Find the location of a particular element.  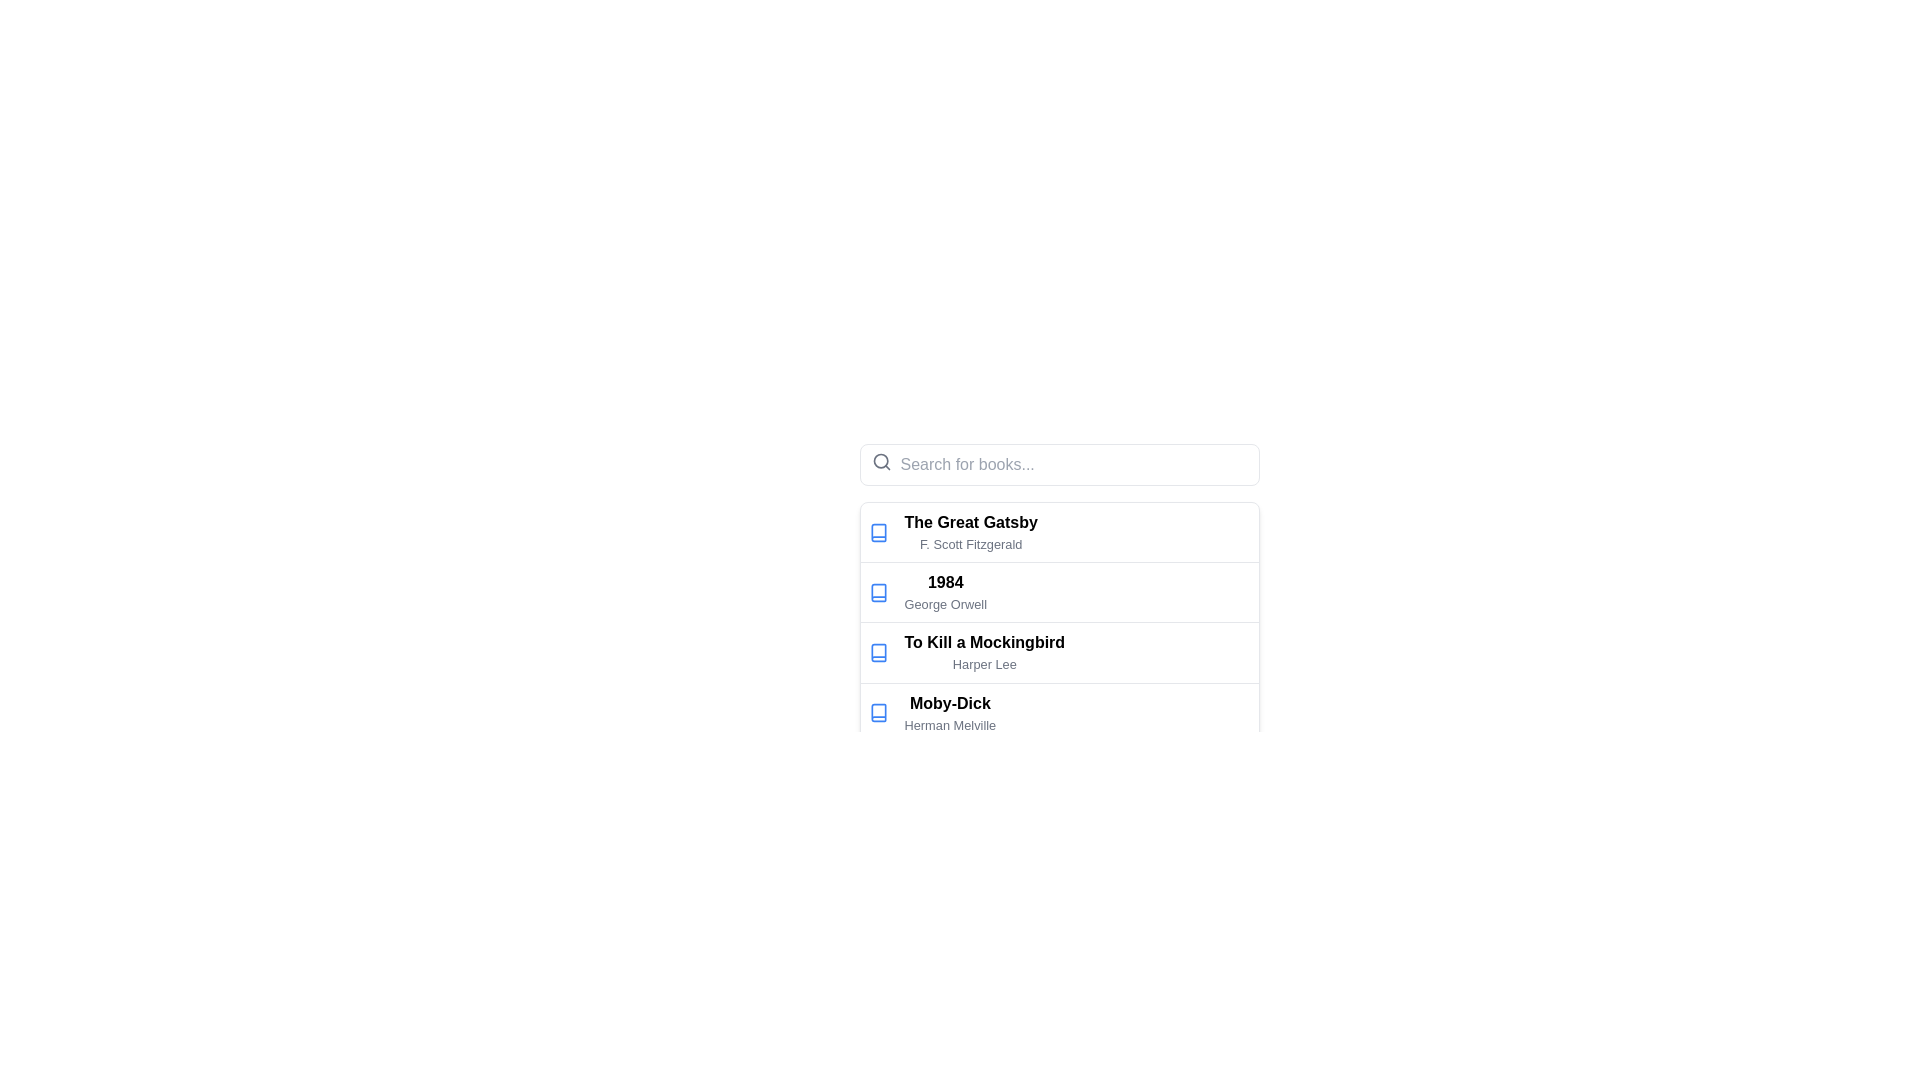

the title text label of a book, which is the first item in a vertical list located near the top-left corner of the list is located at coordinates (971, 521).